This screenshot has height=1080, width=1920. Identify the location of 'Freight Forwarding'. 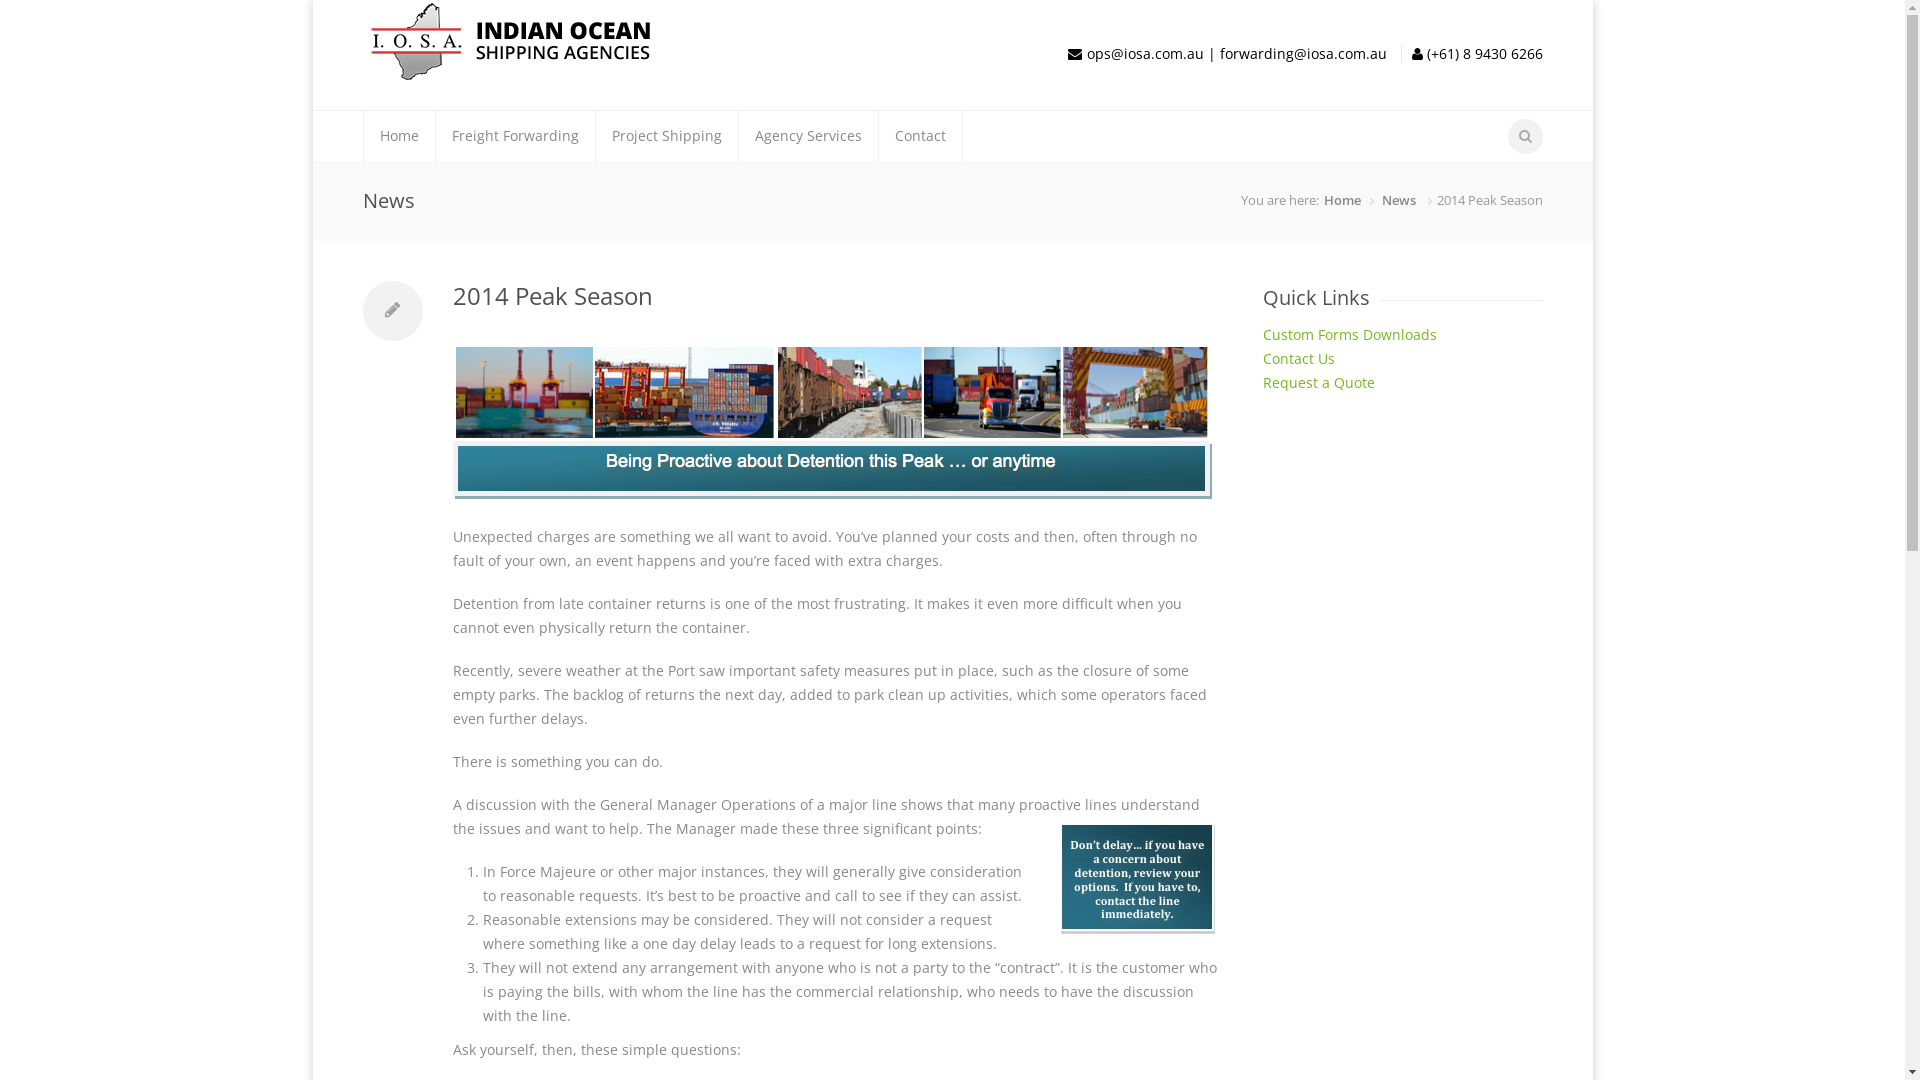
(515, 135).